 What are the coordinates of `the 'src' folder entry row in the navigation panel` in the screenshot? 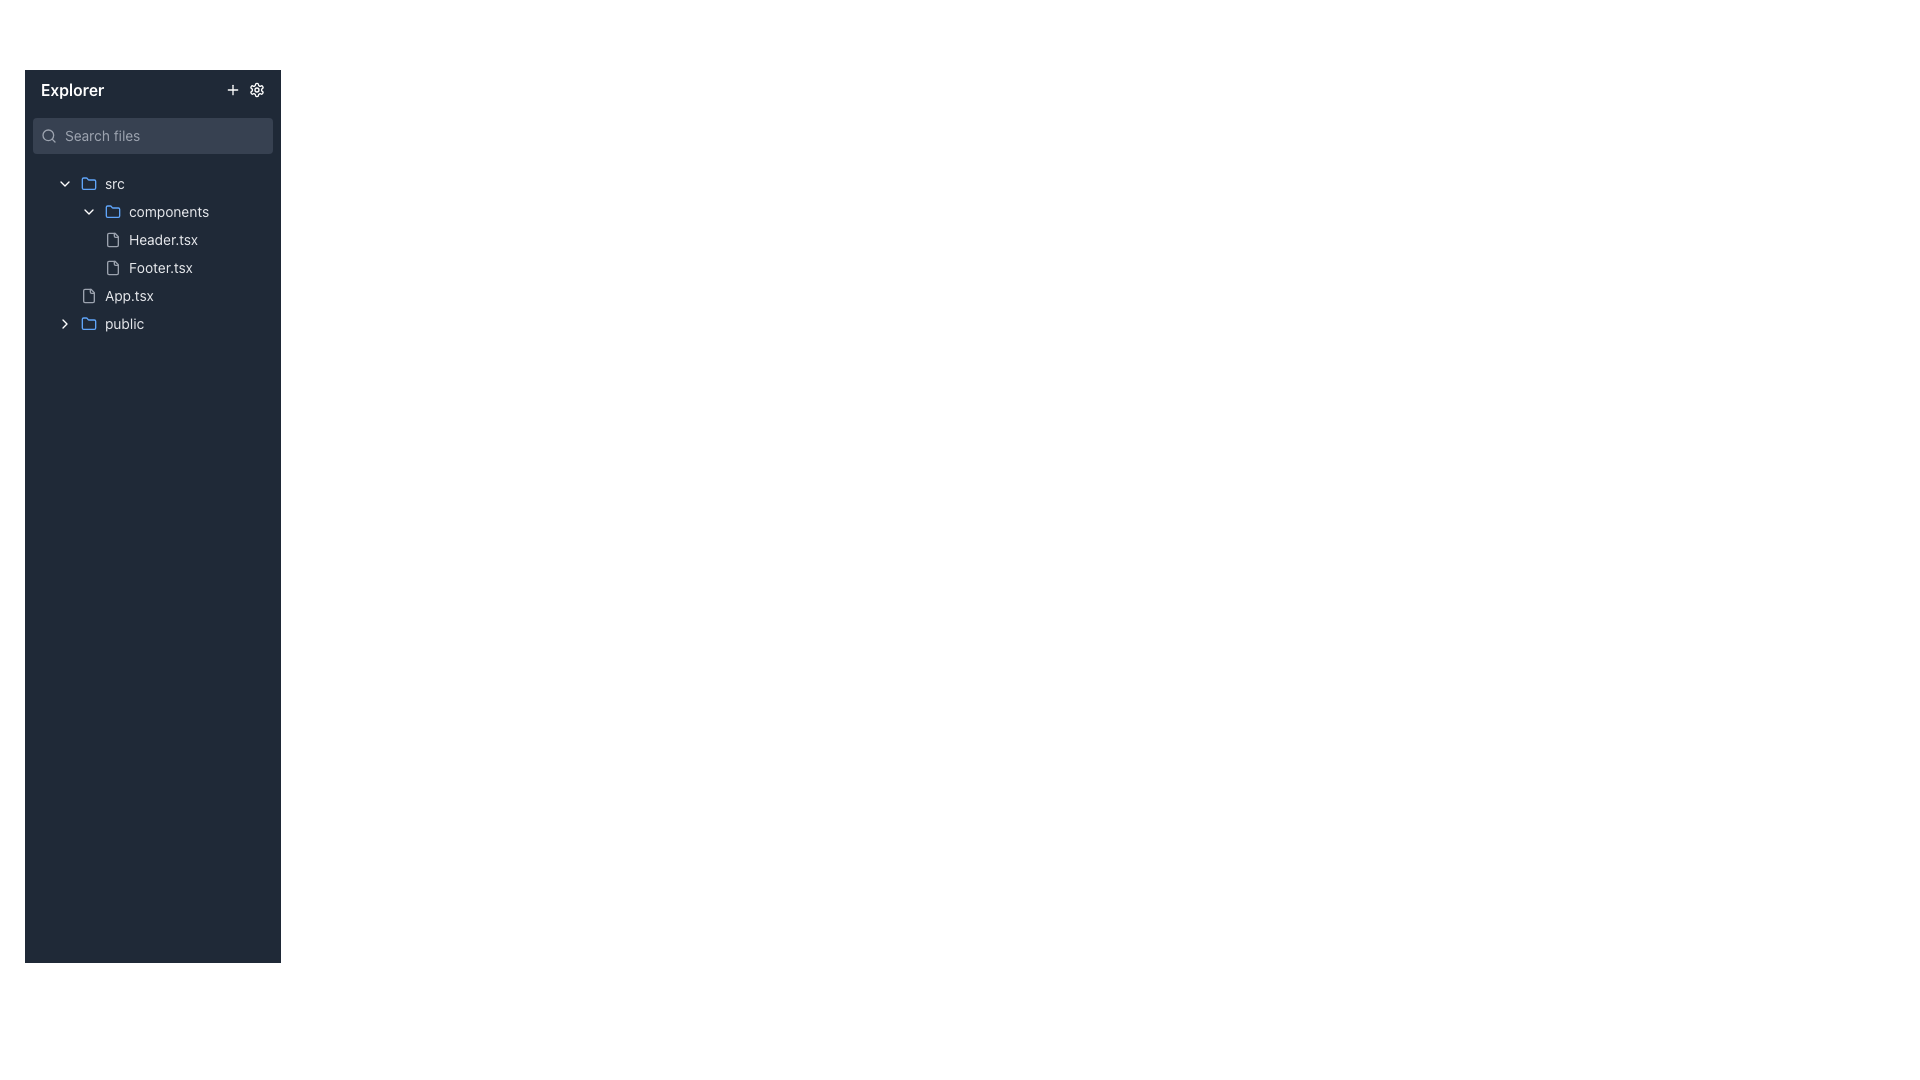 It's located at (161, 184).